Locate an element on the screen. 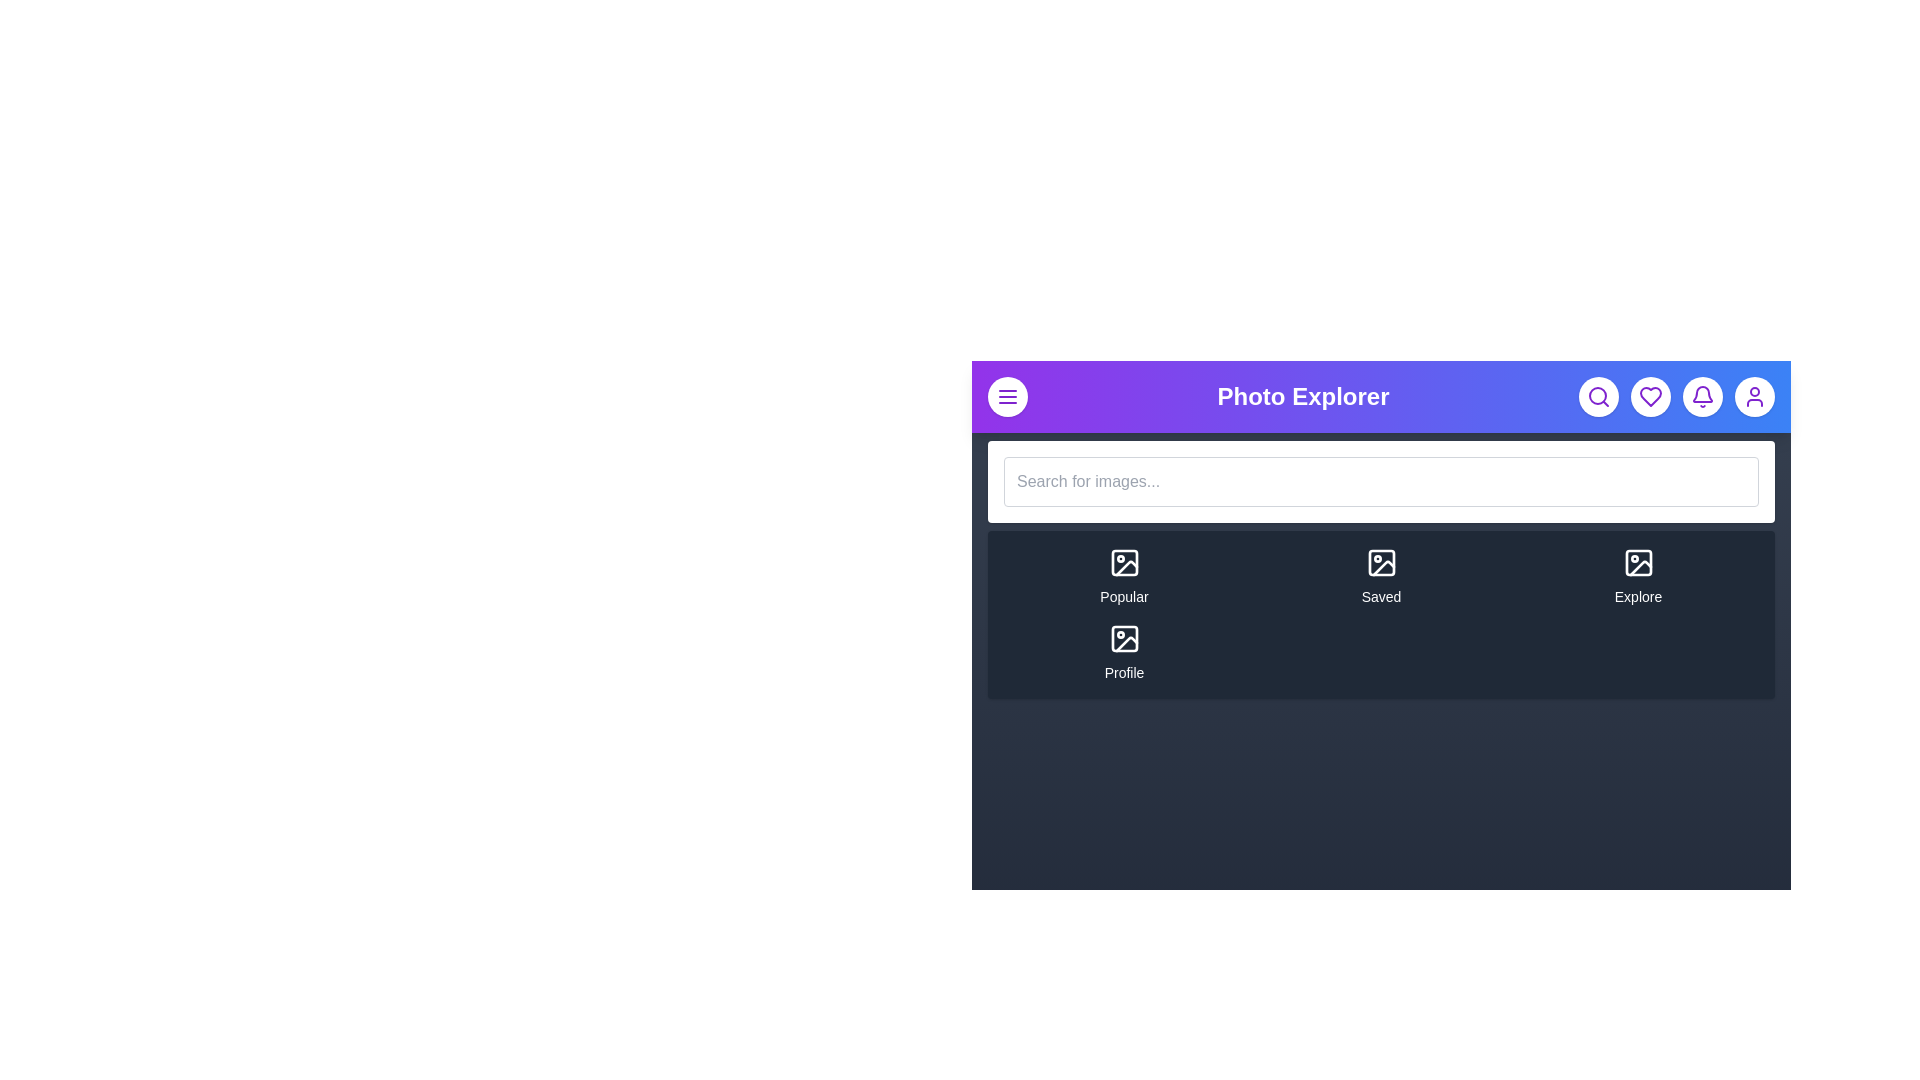 The width and height of the screenshot is (1920, 1080). the user profile button to access the user profile is located at coordinates (1754, 397).